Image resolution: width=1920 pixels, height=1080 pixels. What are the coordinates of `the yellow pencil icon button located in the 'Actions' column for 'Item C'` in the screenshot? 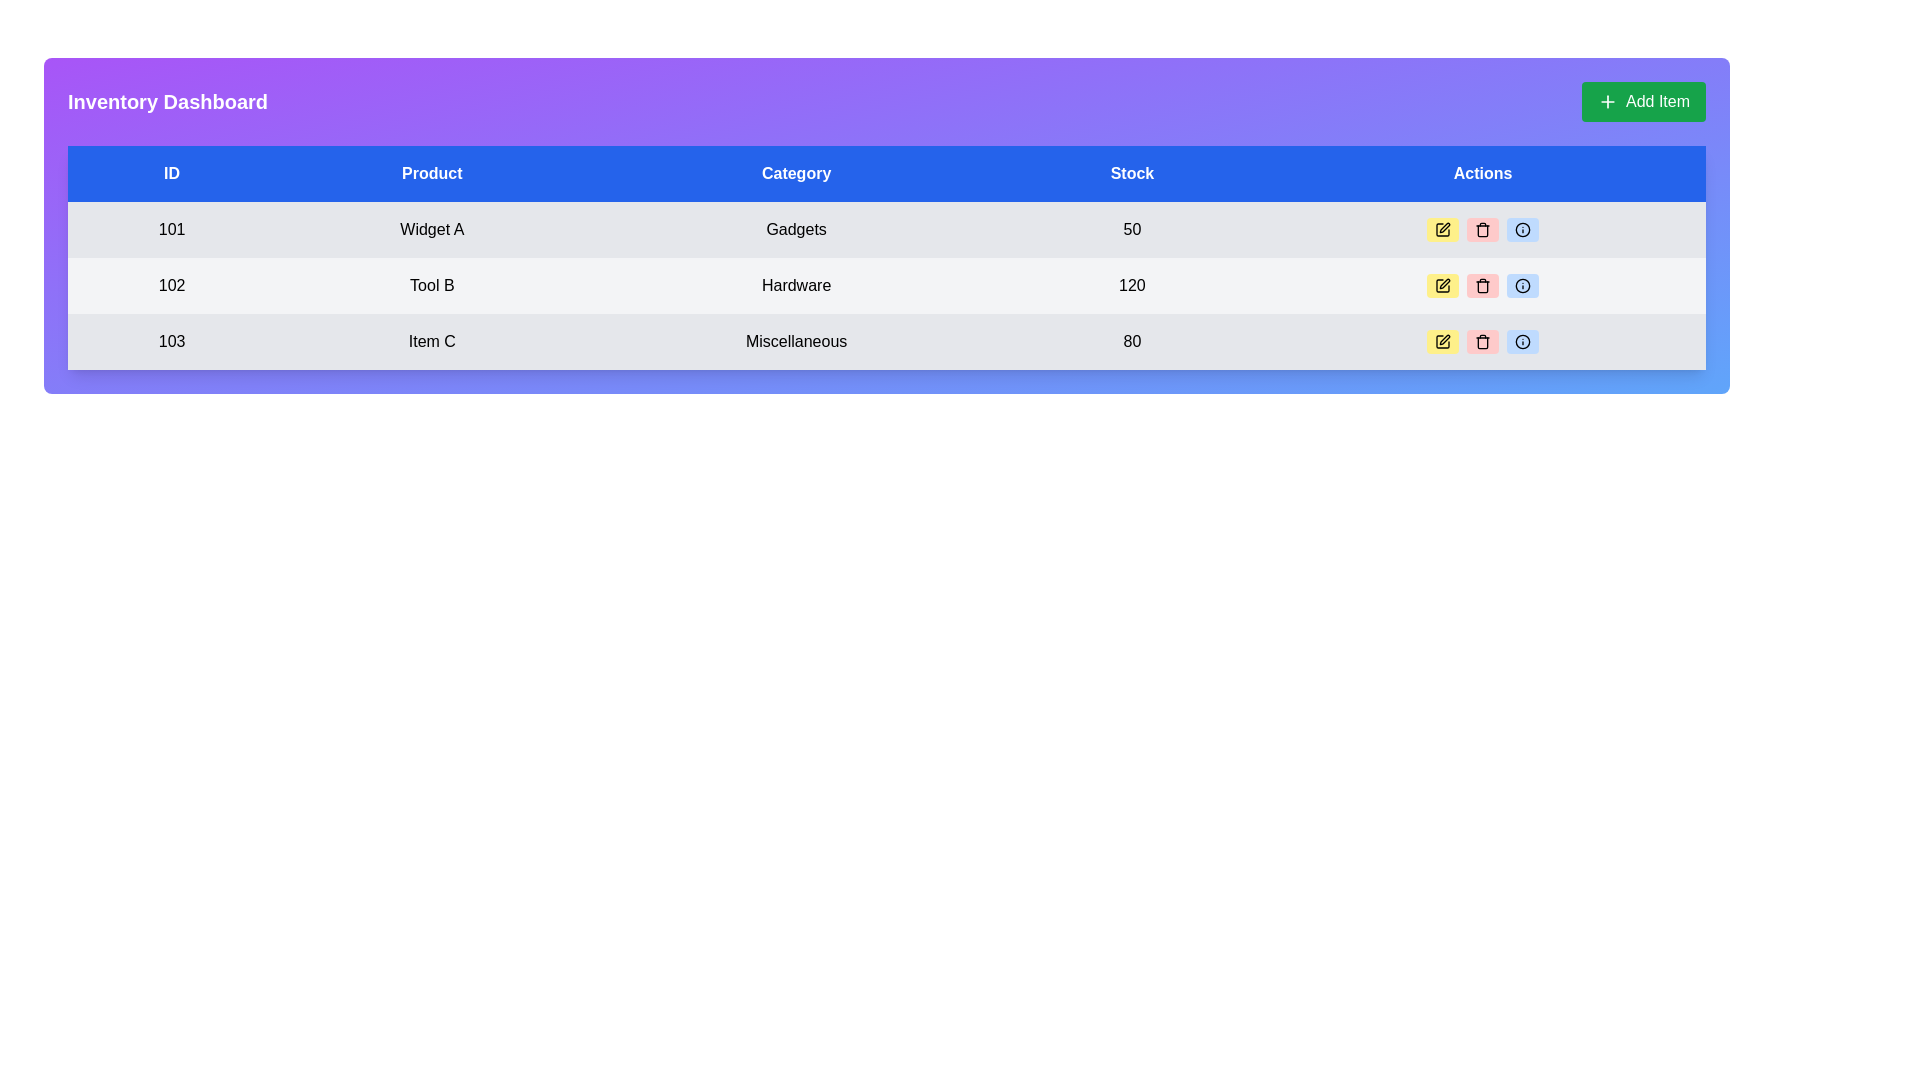 It's located at (1444, 338).